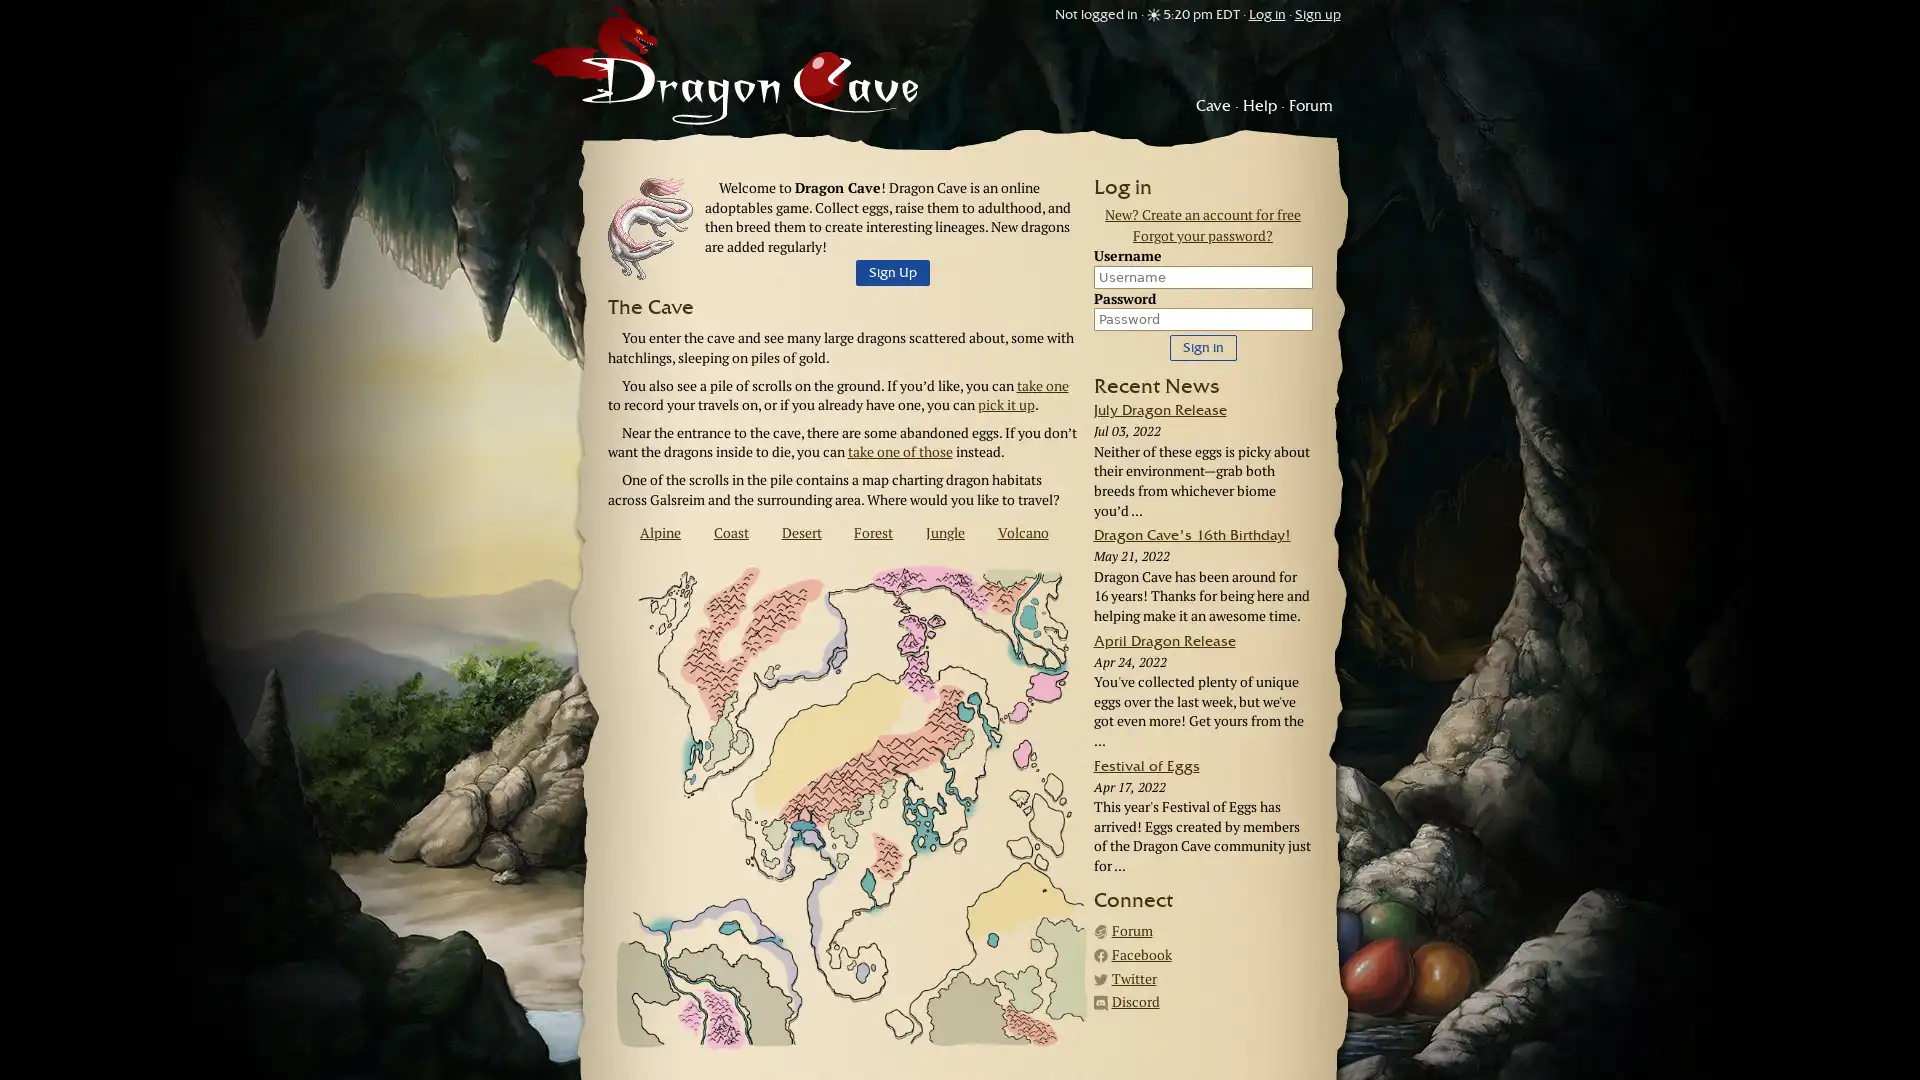  Describe the element at coordinates (891, 273) in the screenshot. I see `Sign Up` at that location.